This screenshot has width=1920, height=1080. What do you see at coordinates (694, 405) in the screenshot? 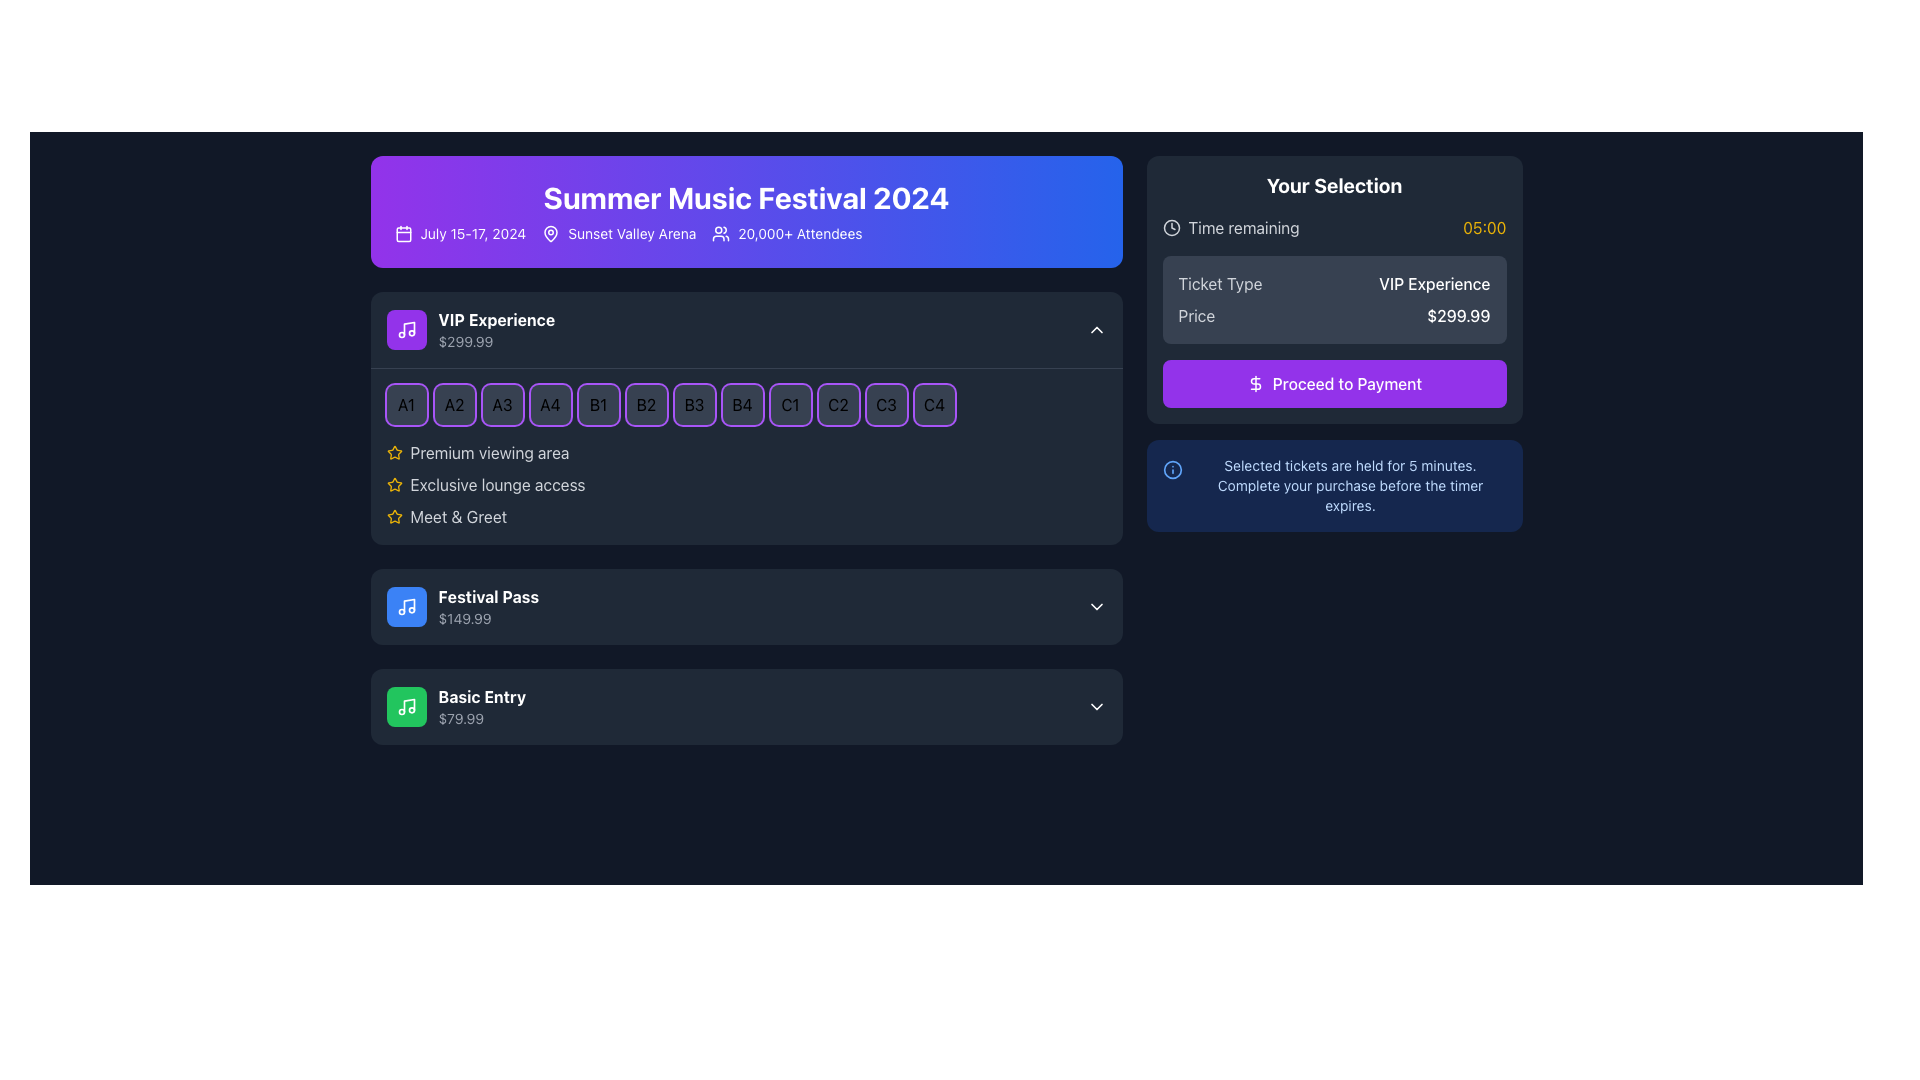
I see `the button labeled 'B3', which is a small, dark gray square block with a purple border located under the 'VIP Experience' section of the interface` at bounding box center [694, 405].